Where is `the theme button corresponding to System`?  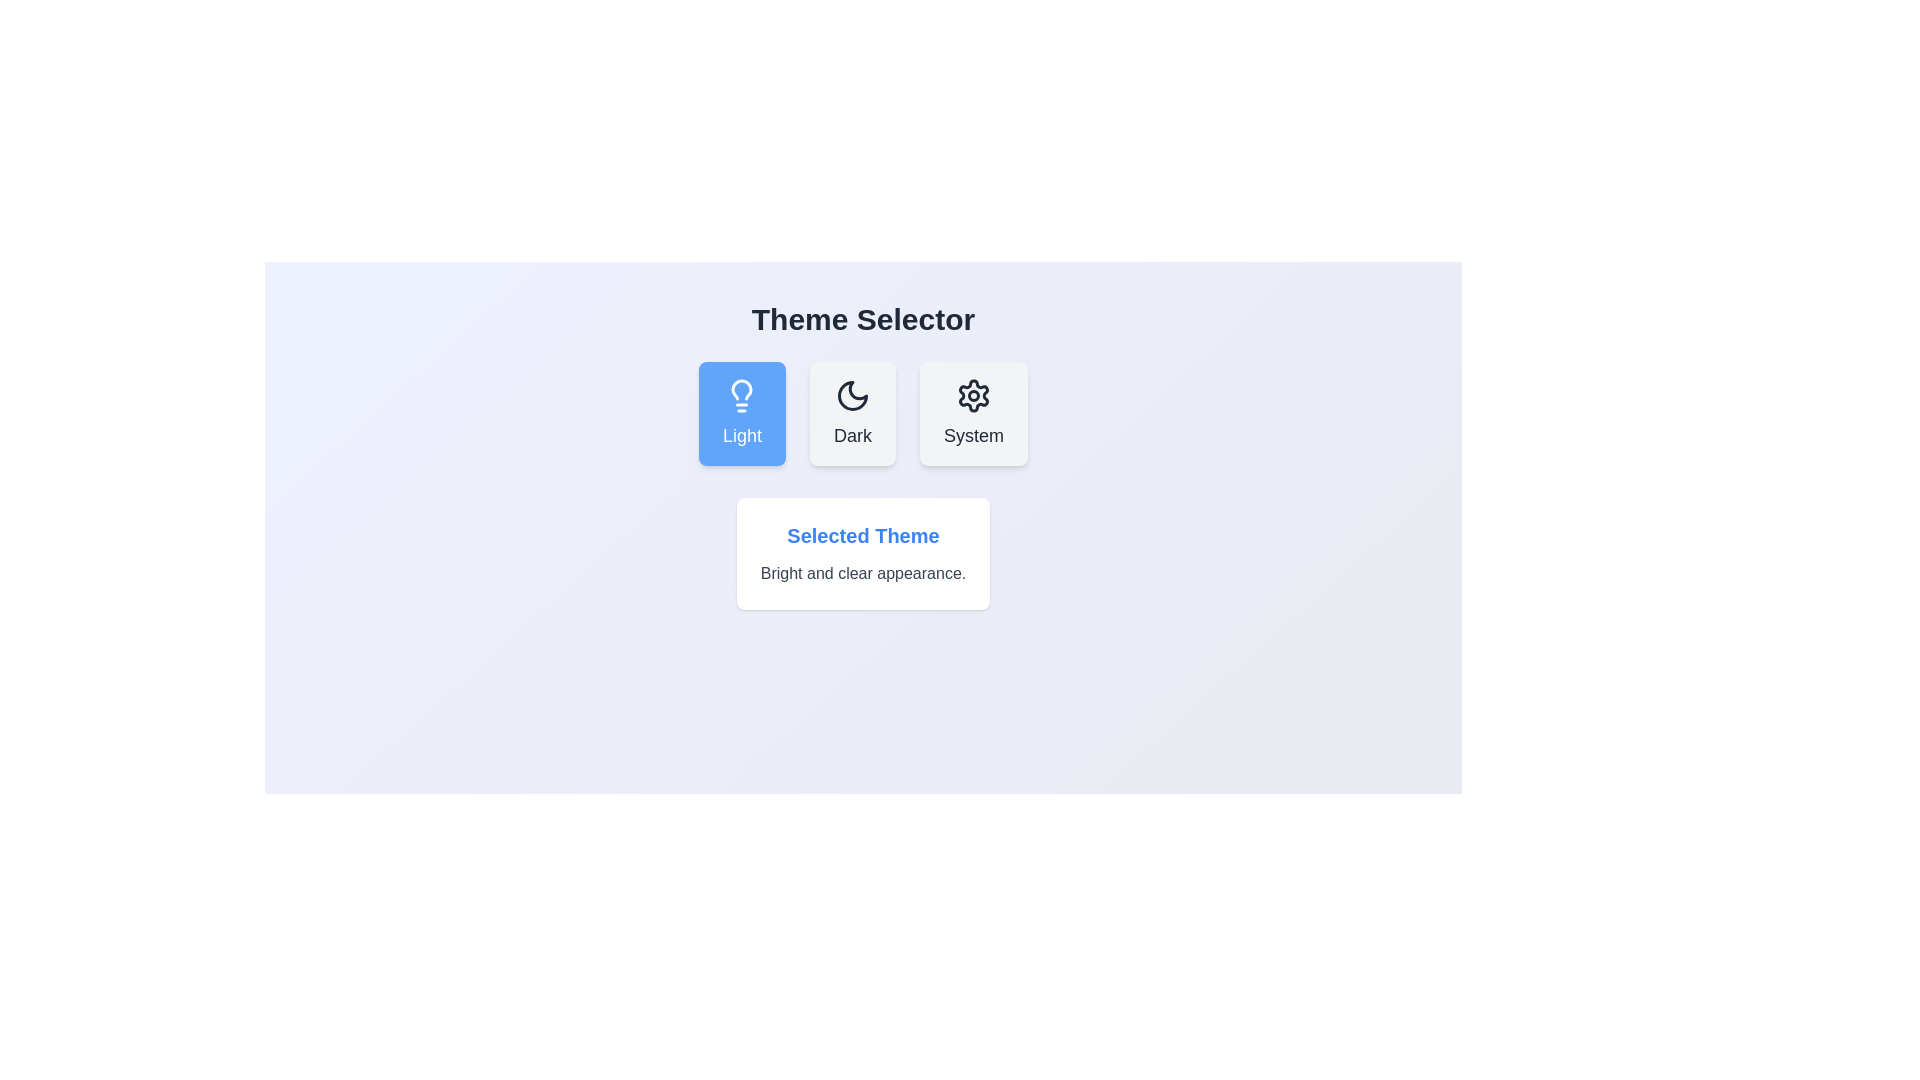 the theme button corresponding to System is located at coordinates (974, 412).